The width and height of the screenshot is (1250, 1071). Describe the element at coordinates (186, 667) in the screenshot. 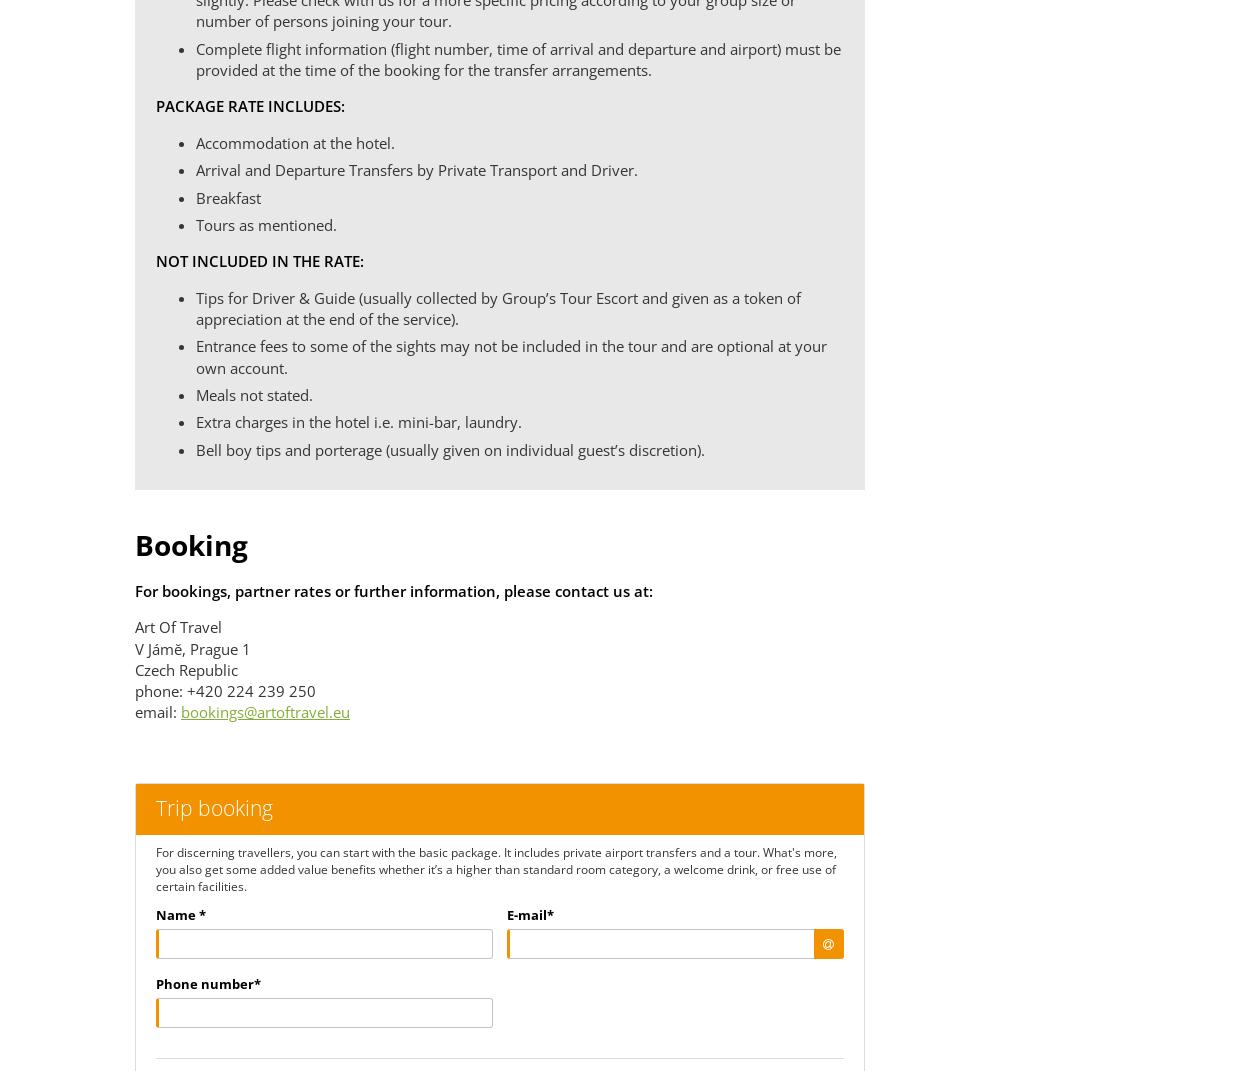

I see `'Czech Republic'` at that location.